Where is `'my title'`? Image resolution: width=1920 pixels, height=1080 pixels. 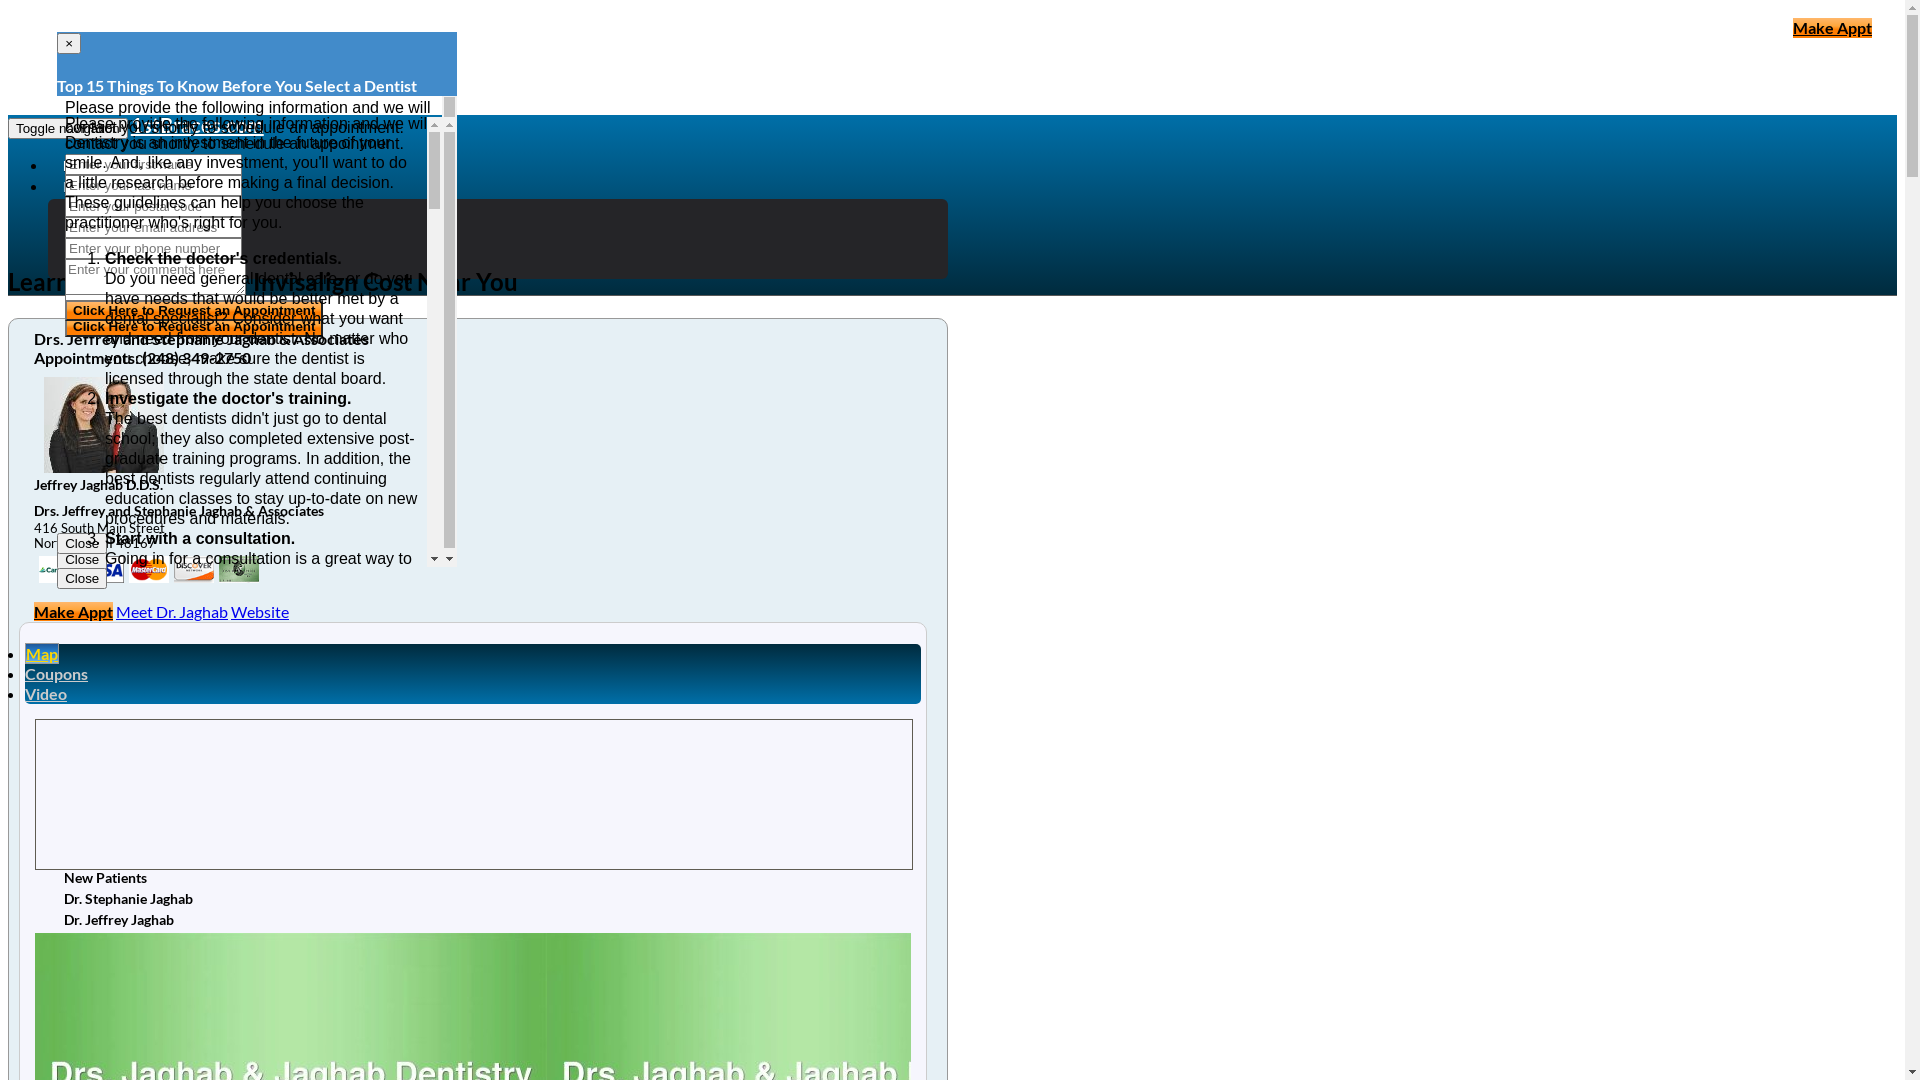
'my title' is located at coordinates (58, 569).